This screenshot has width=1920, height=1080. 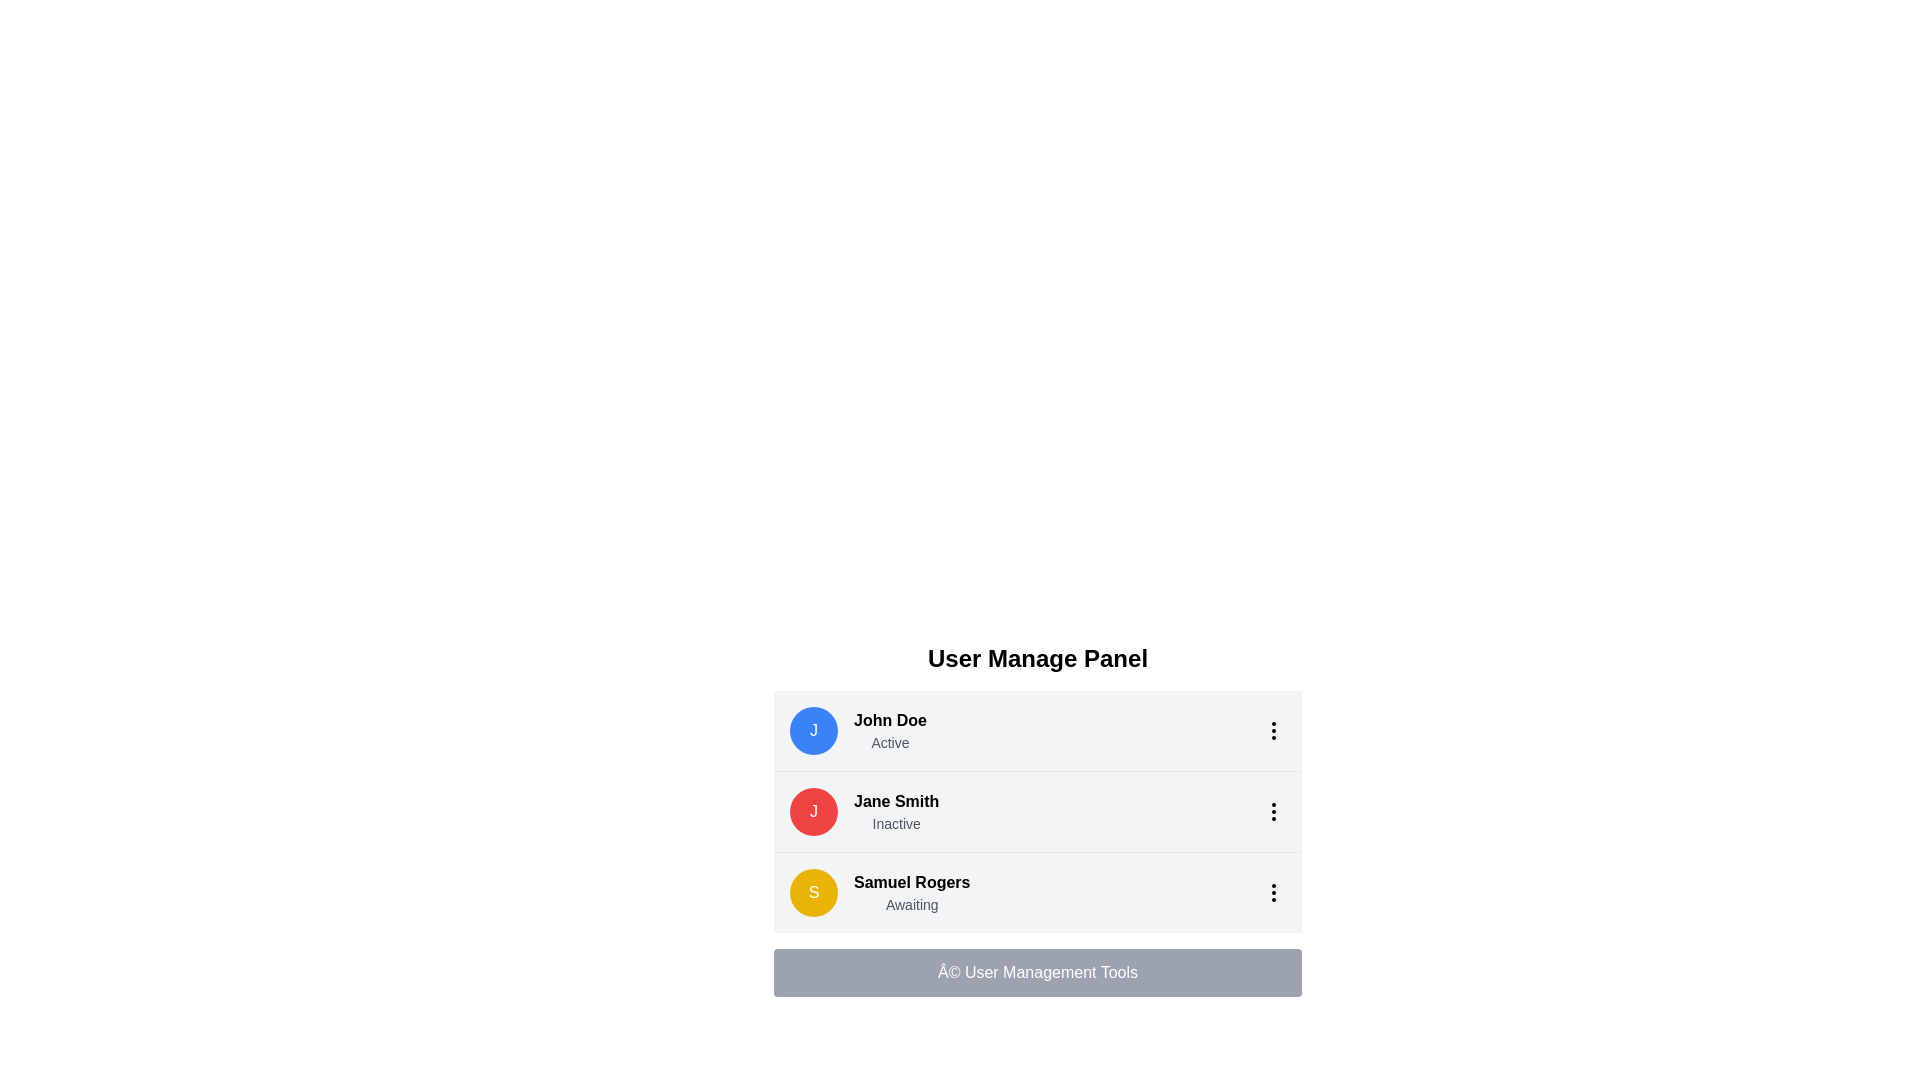 I want to click on the 'Details' icon associated with the list item entry for 'Jane Smith' in the 'User Manage Panel', which has a circular red icon with the letter 'J', so click(x=1037, y=812).